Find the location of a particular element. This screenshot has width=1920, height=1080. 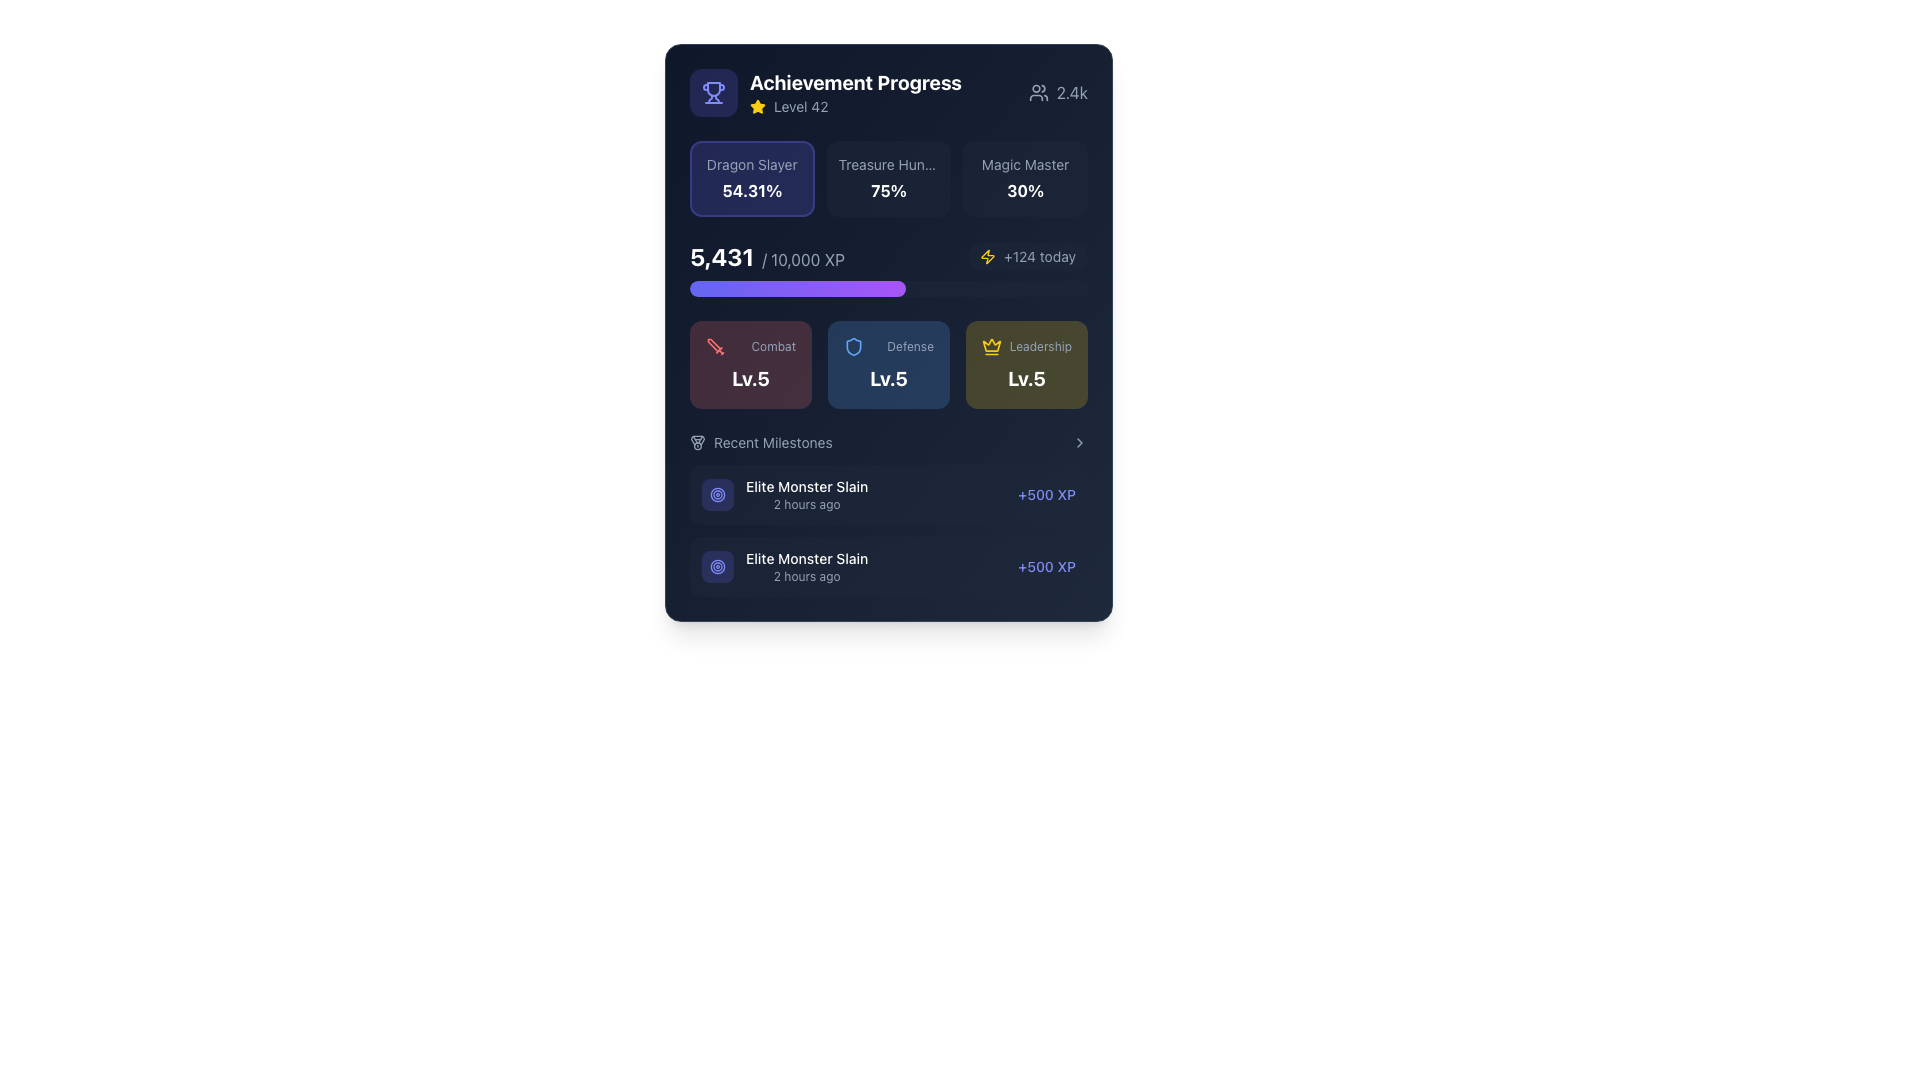

the 'Magic Master' label element, which is styled with subtle grey color and small font size, located in the top-right corner of its card is located at coordinates (1025, 164).